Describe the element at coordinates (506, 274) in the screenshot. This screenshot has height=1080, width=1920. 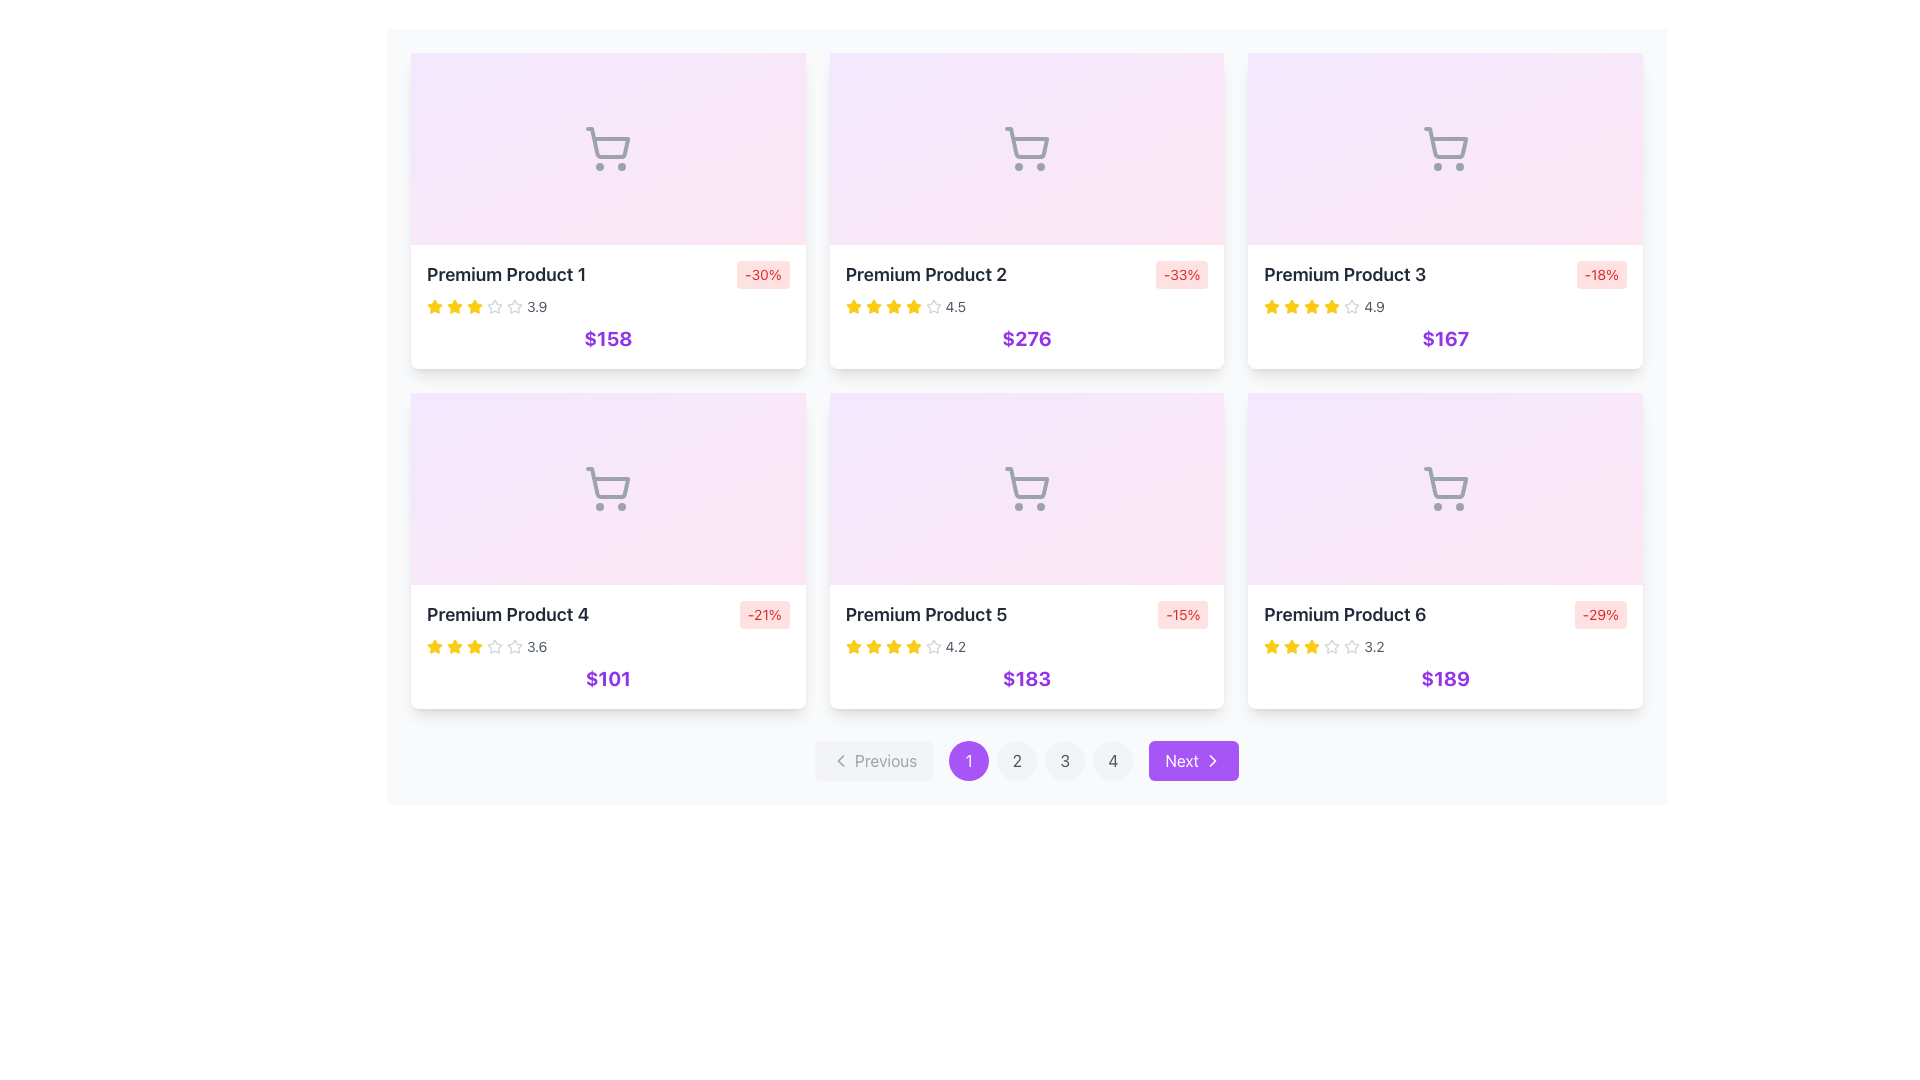
I see `the product name text label located at the top-left of the card, just below the shopping cart icon` at that location.